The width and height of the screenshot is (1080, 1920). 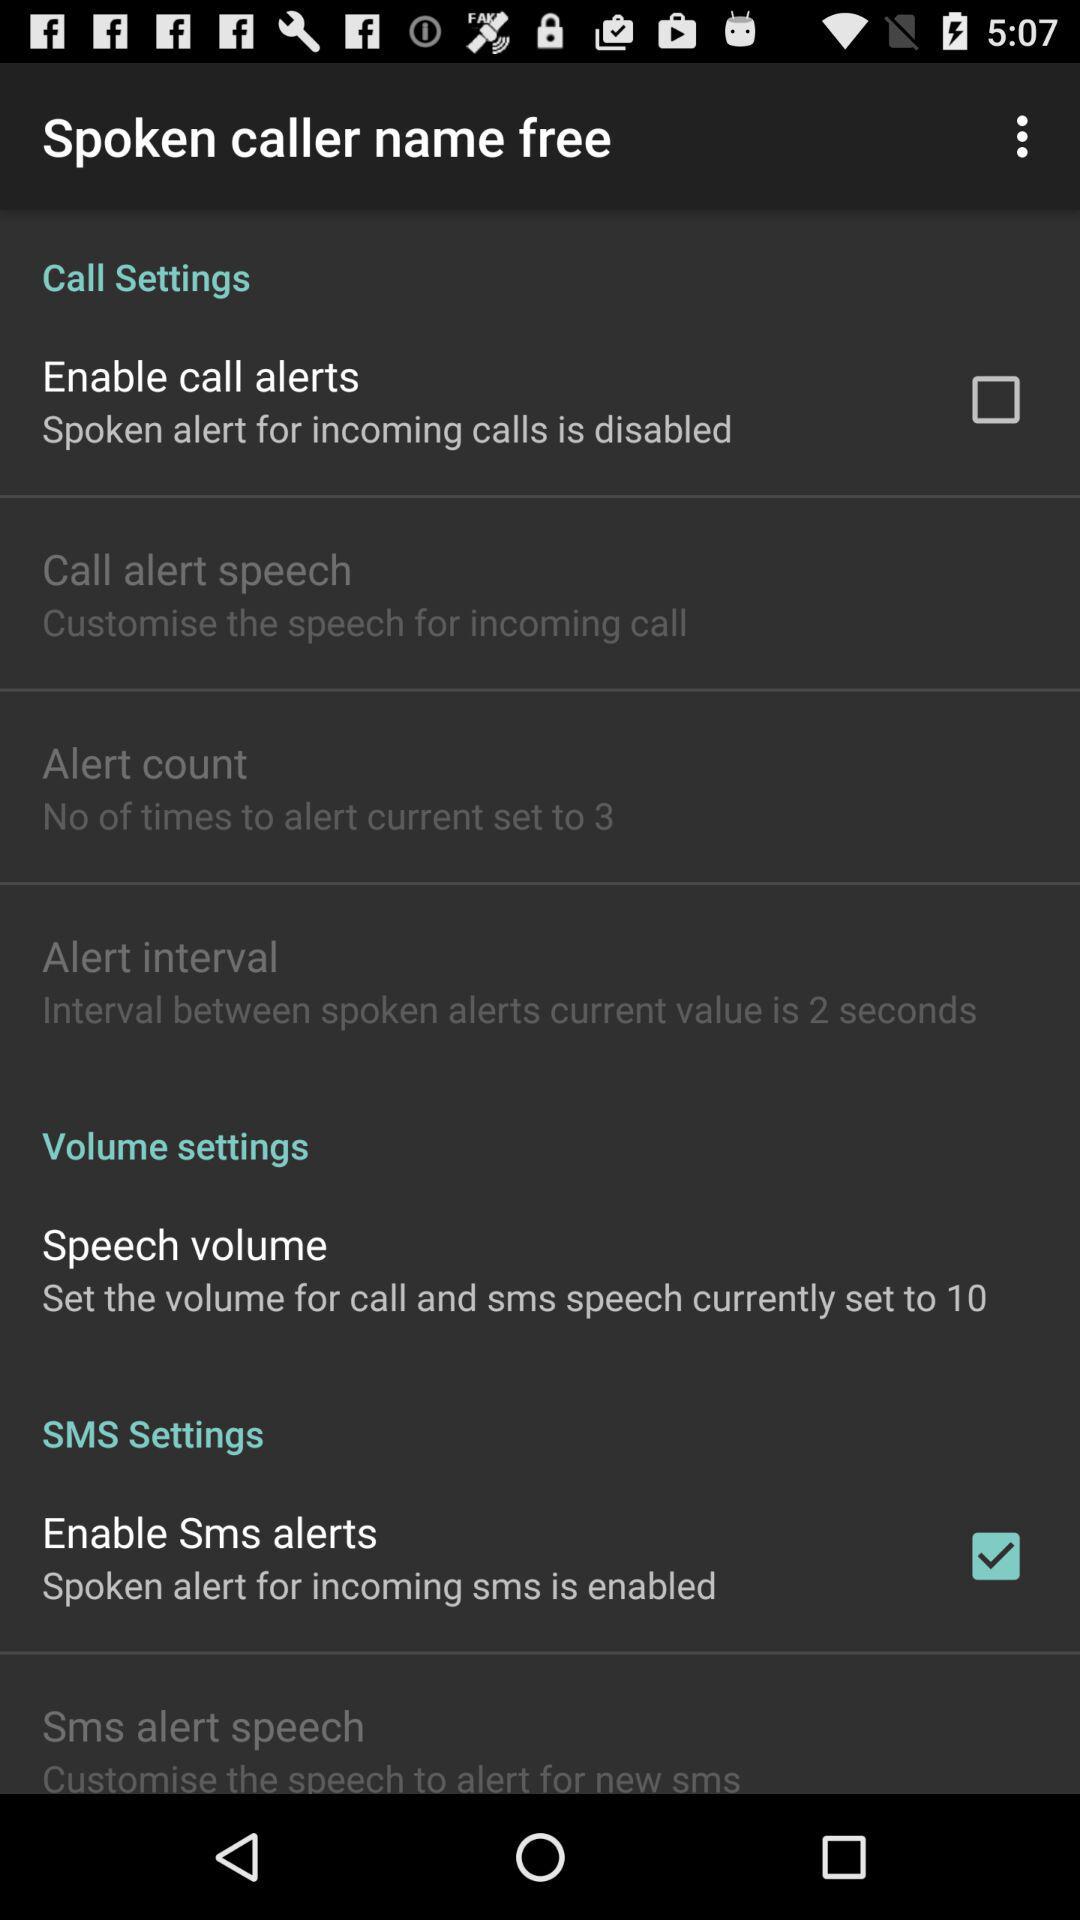 I want to click on icon above the call settings icon, so click(x=1027, y=135).